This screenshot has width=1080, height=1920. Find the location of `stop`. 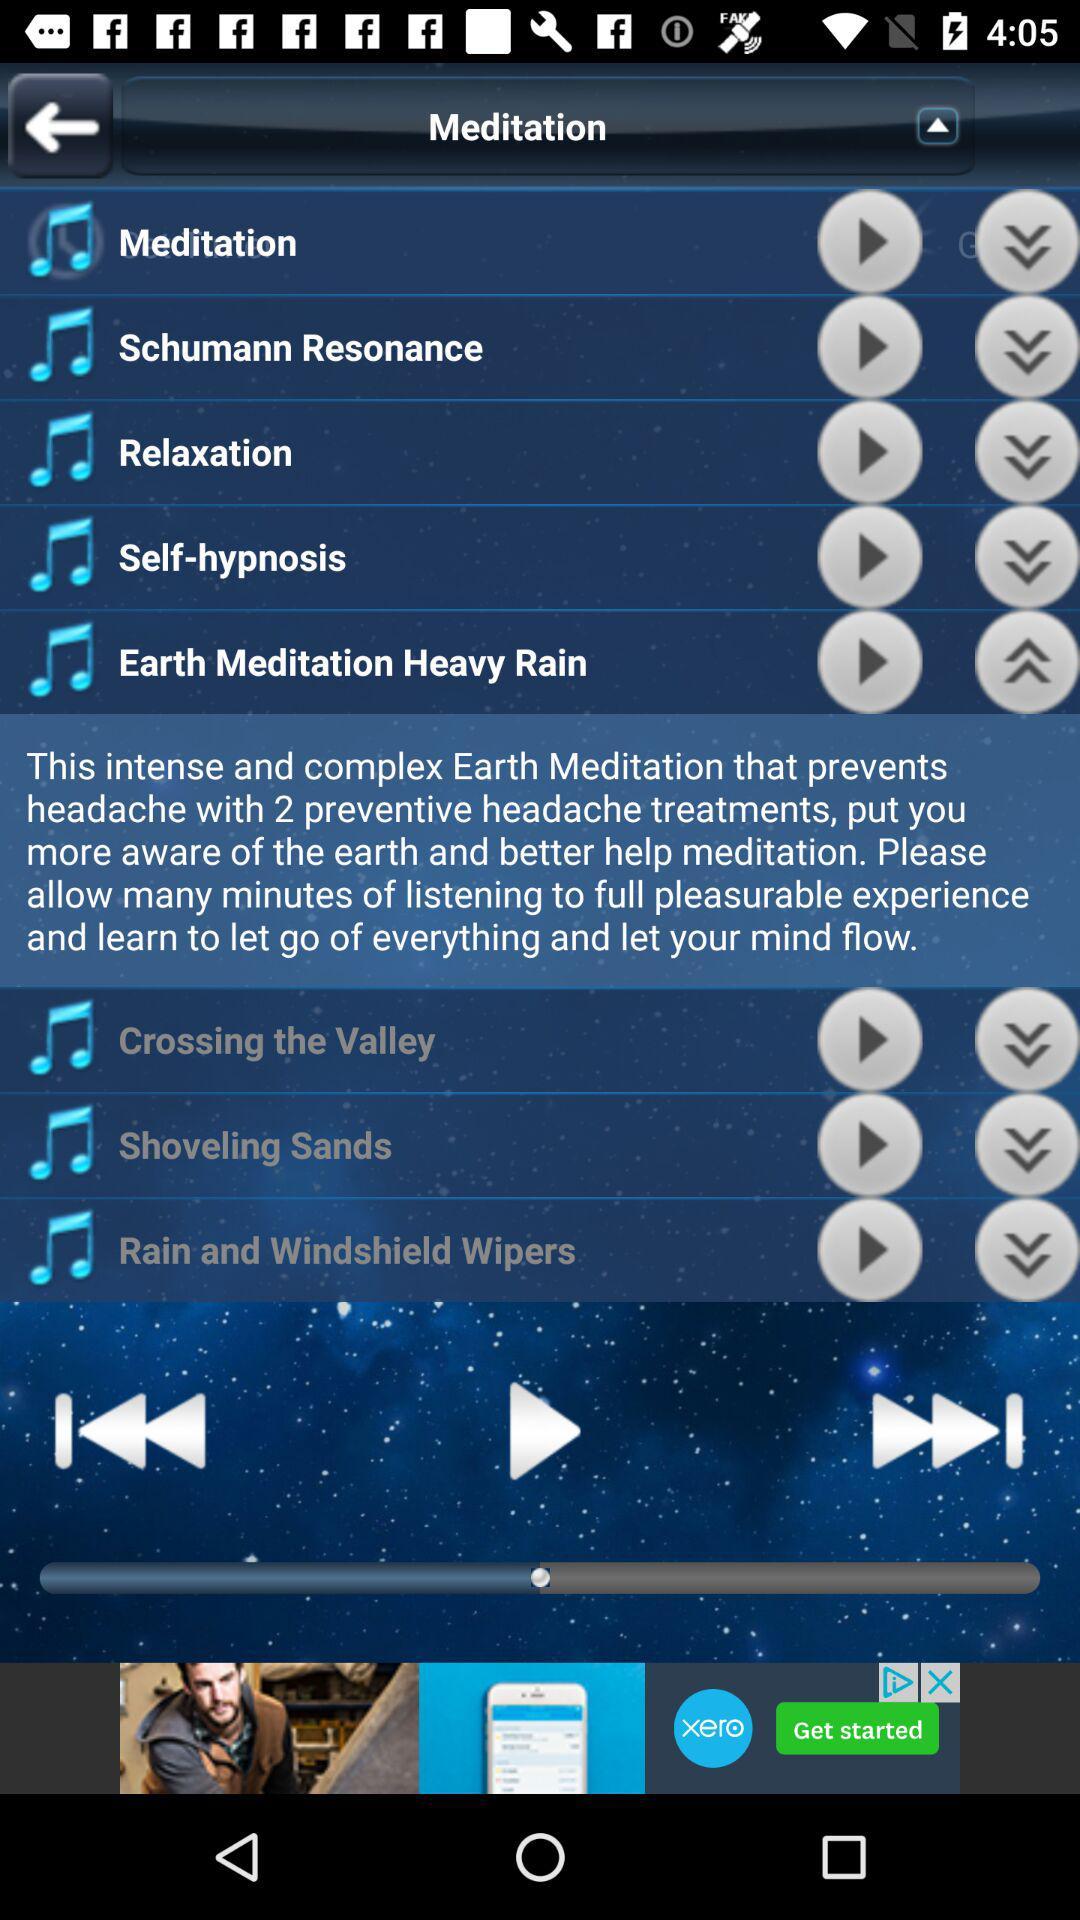

stop is located at coordinates (869, 1248).